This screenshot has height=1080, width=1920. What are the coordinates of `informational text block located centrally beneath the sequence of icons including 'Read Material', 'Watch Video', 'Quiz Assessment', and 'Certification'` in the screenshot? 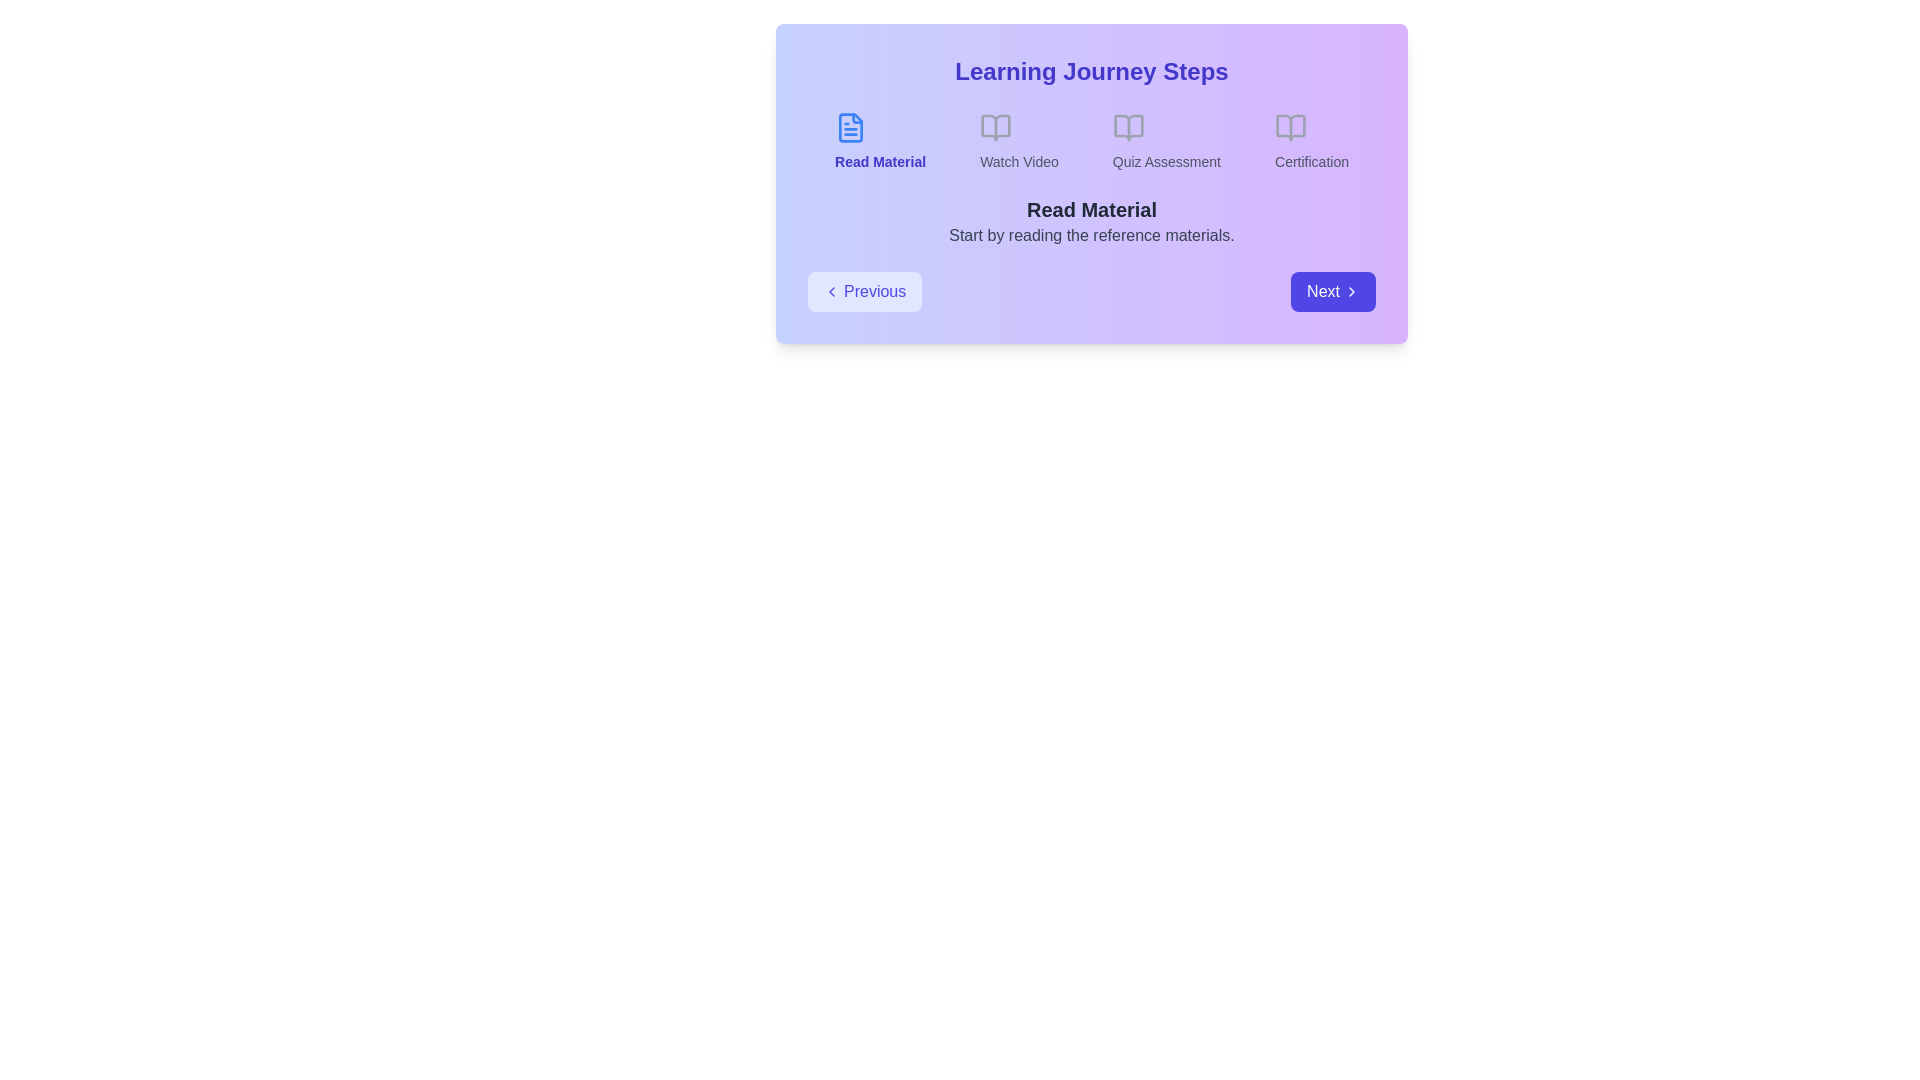 It's located at (1090, 222).